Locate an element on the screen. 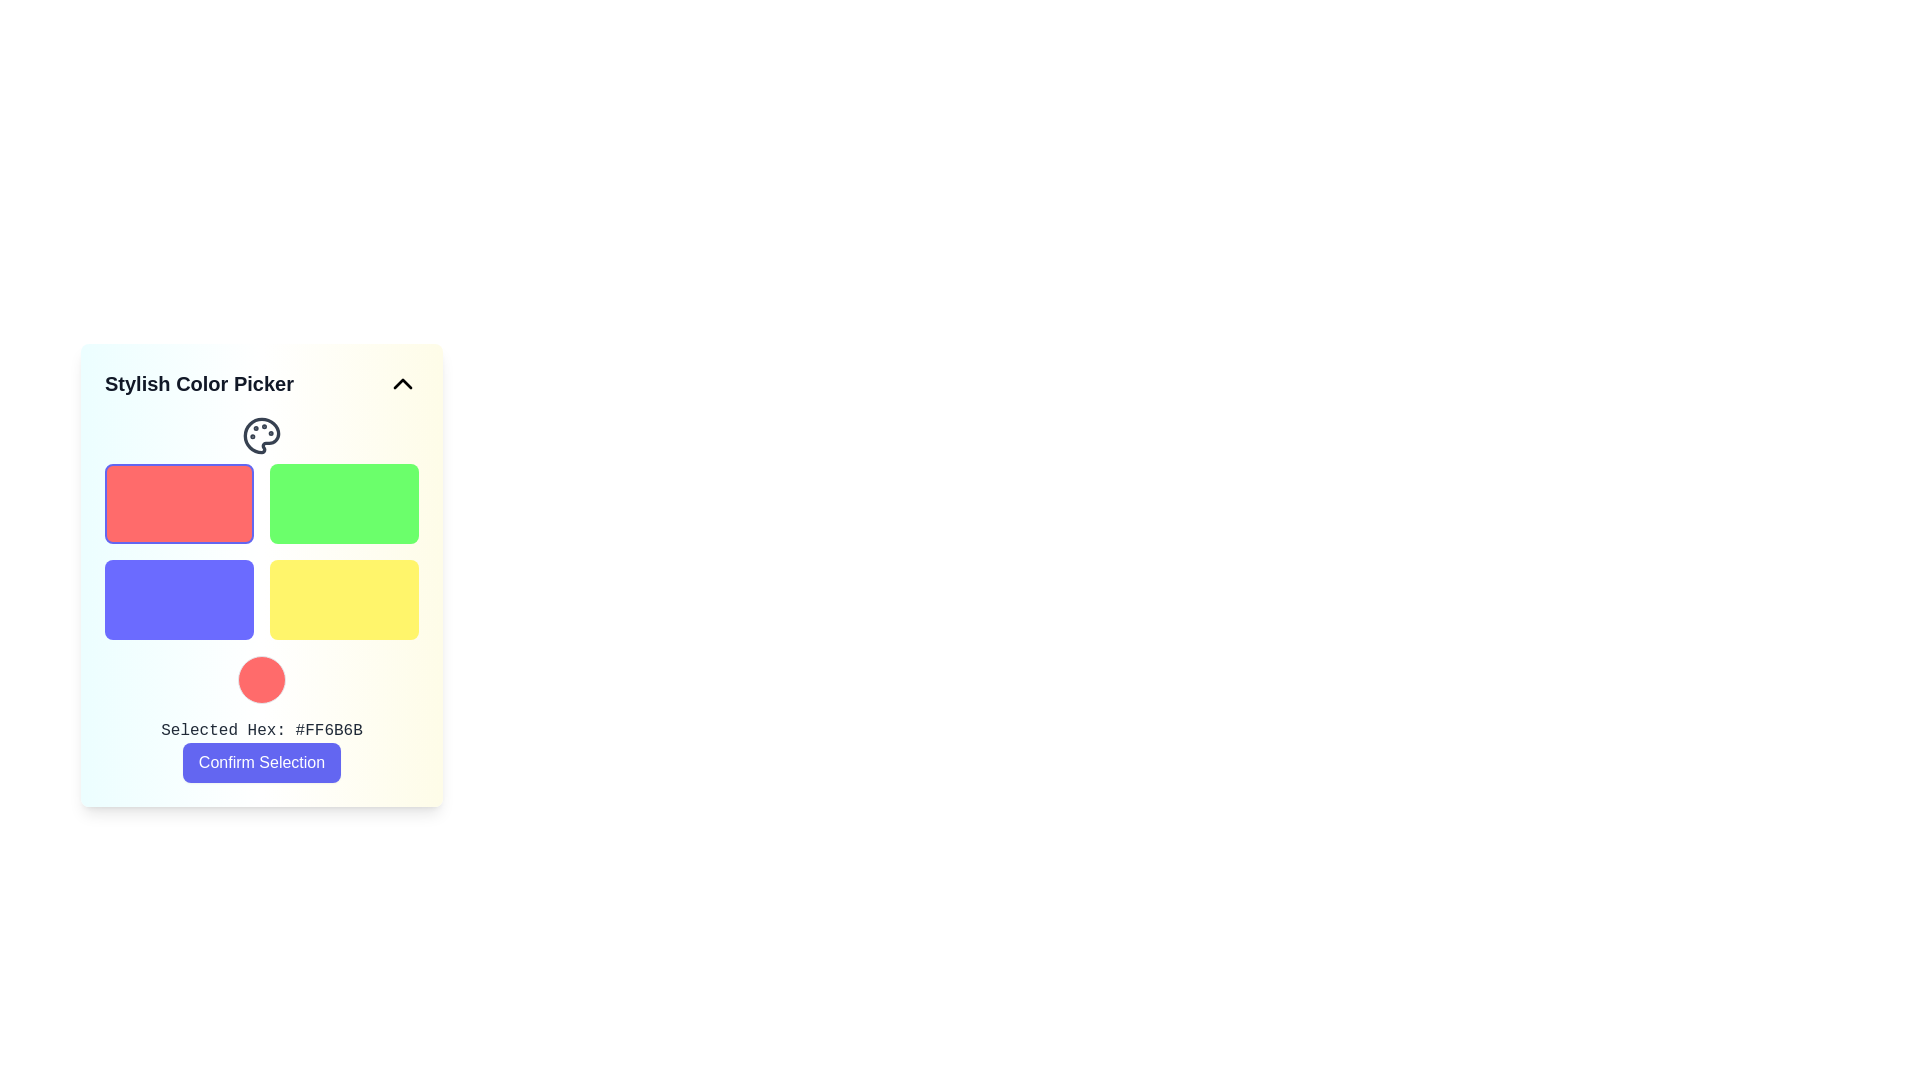 Image resolution: width=1920 pixels, height=1080 pixels. the painter's palette icon that represents color selection or artistic tools, located slightly above a color grid and to the left of a descriptive header label is located at coordinates (261, 434).